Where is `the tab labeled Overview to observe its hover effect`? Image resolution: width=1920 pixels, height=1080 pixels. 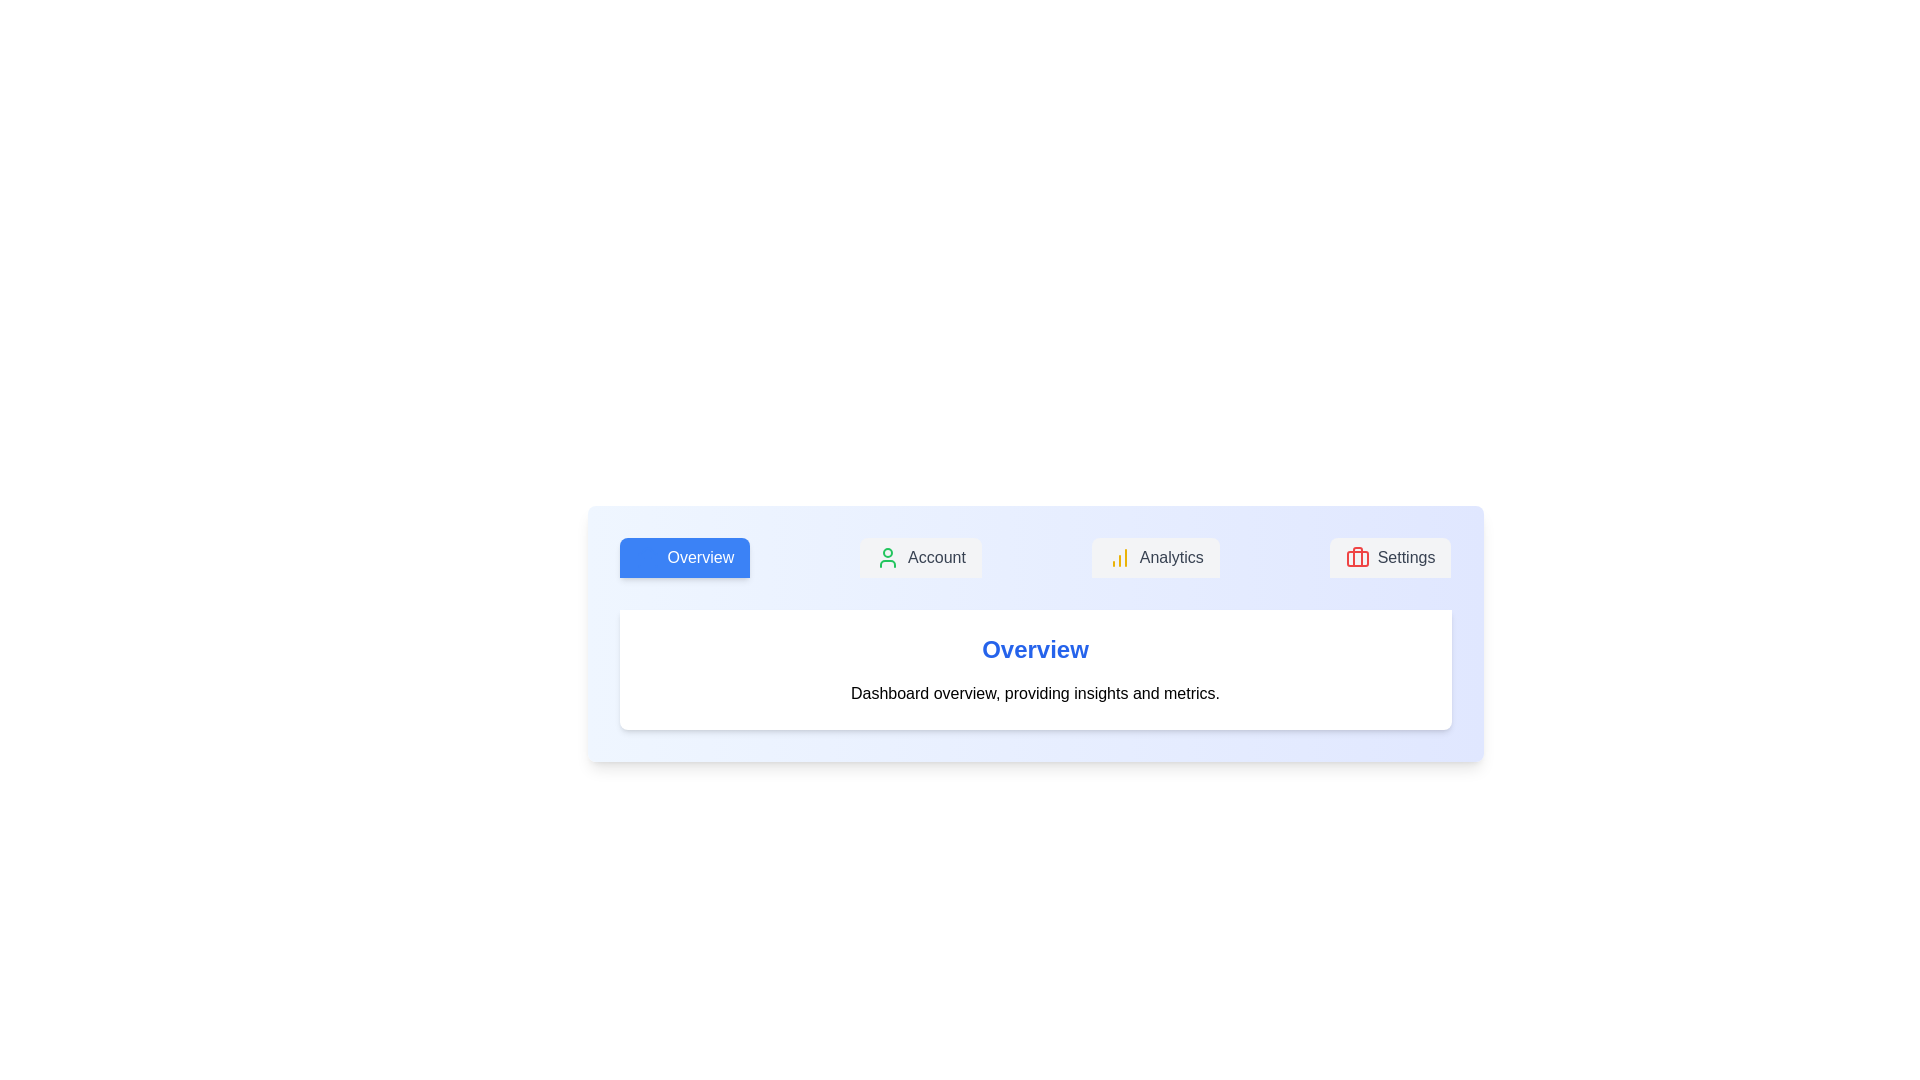 the tab labeled Overview to observe its hover effect is located at coordinates (684, 558).